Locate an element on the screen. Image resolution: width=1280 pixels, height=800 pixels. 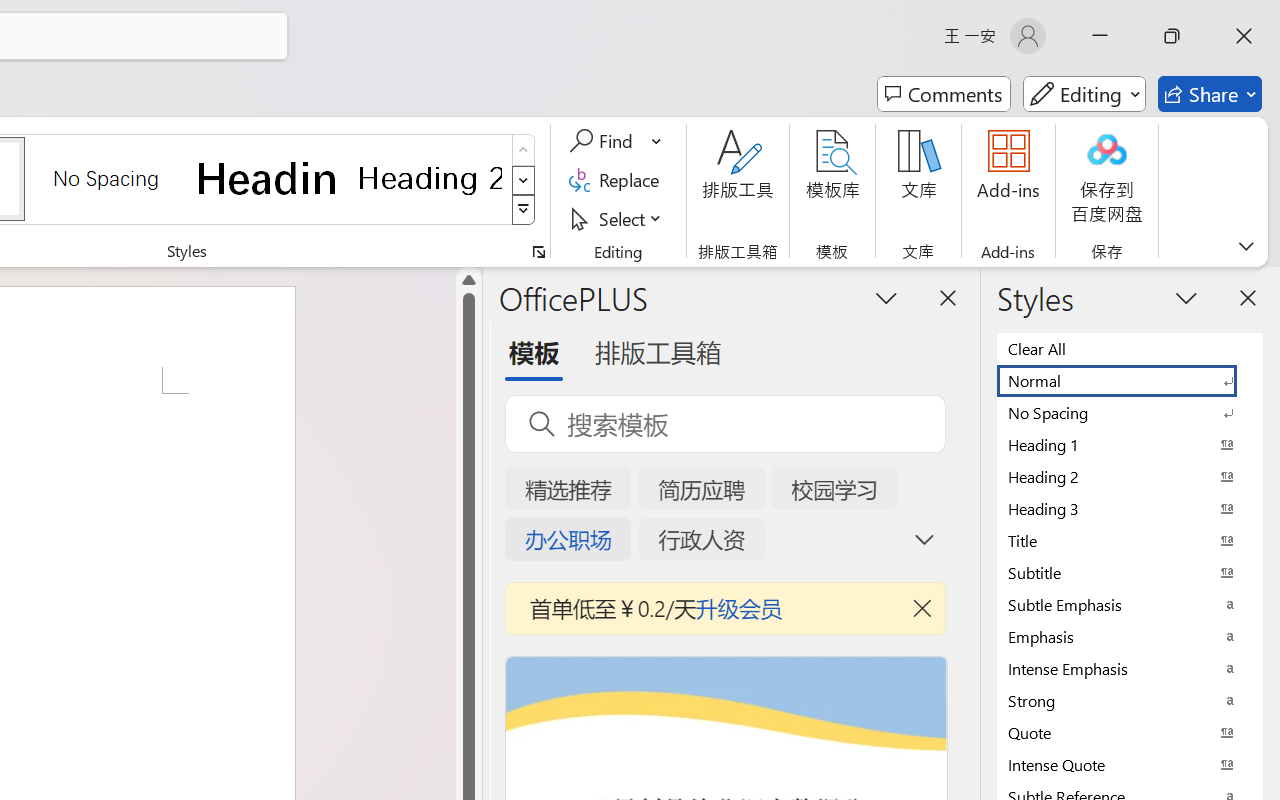
'Heading 2' is located at coordinates (429, 177).